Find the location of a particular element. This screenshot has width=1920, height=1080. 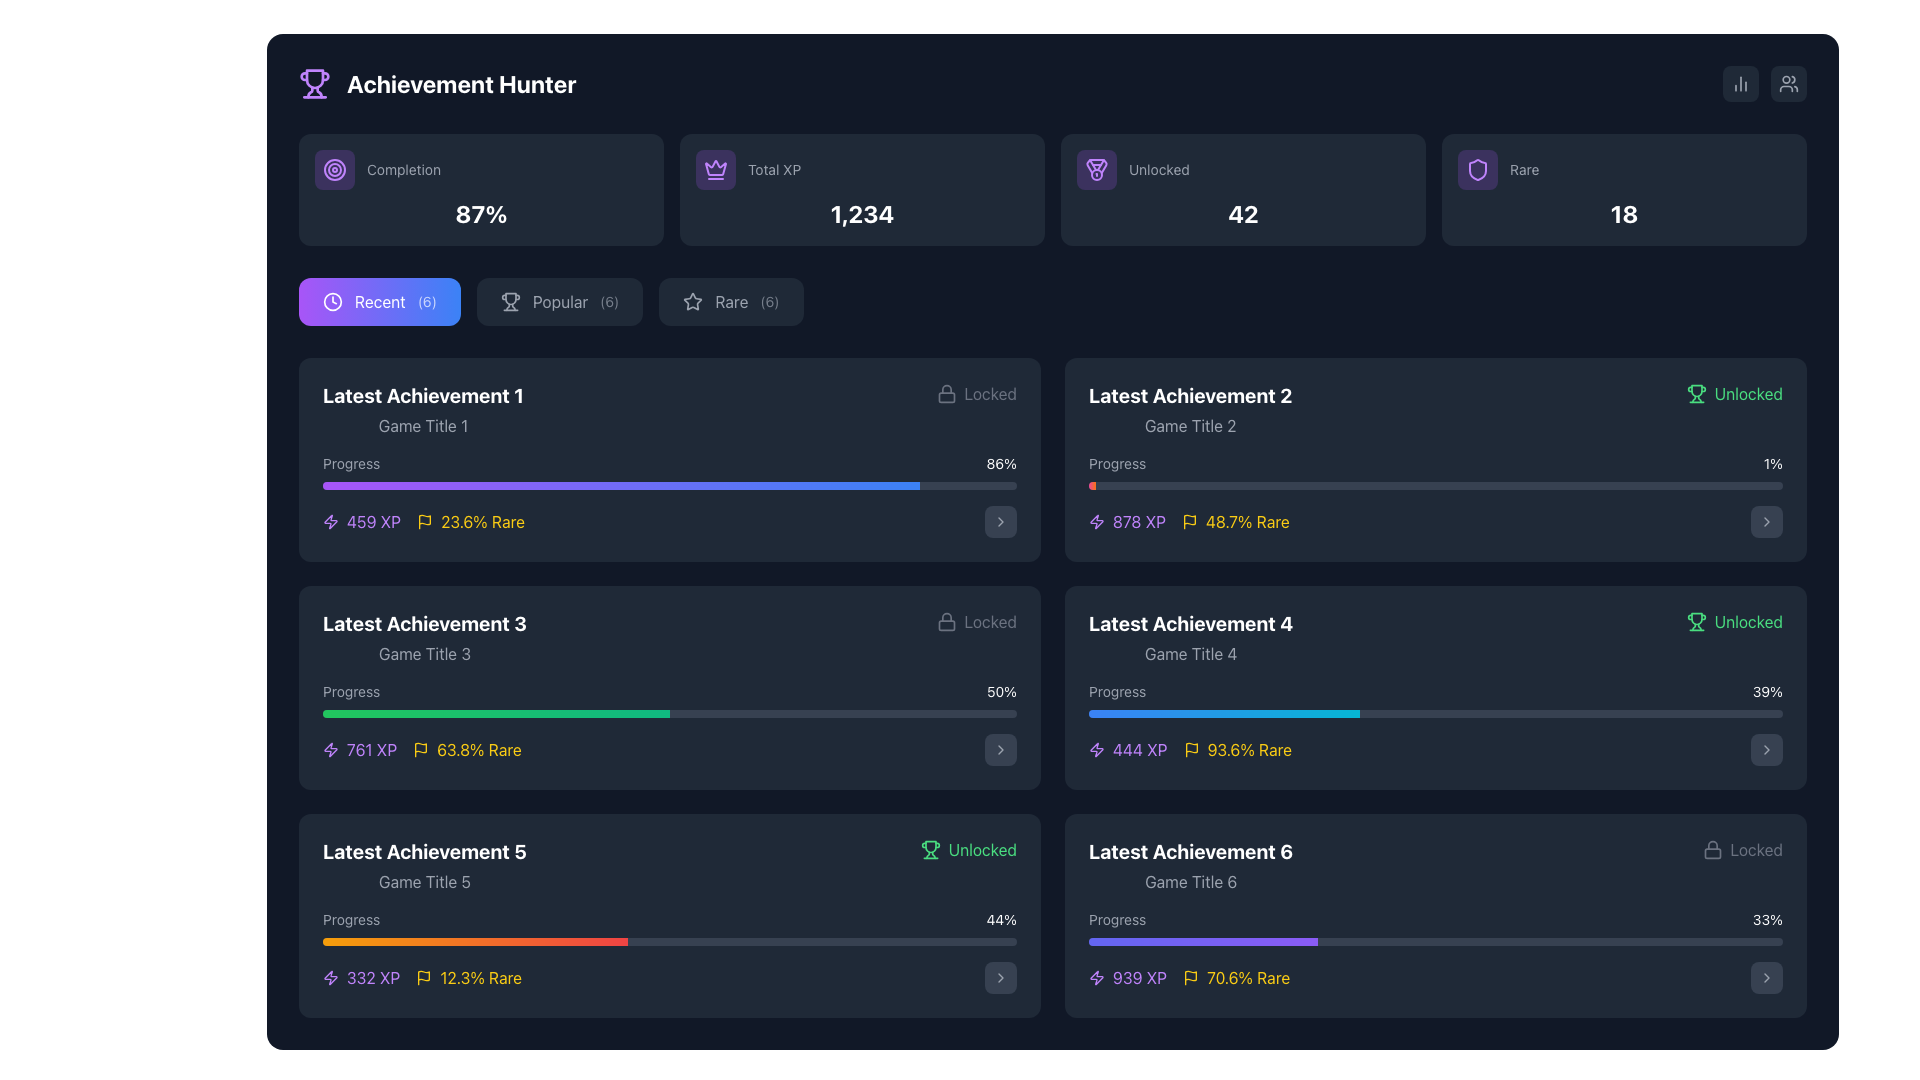

the percentage text displayed on the Progress Bar for 'Latest Achievement 1', which shows 86% is located at coordinates (670, 471).